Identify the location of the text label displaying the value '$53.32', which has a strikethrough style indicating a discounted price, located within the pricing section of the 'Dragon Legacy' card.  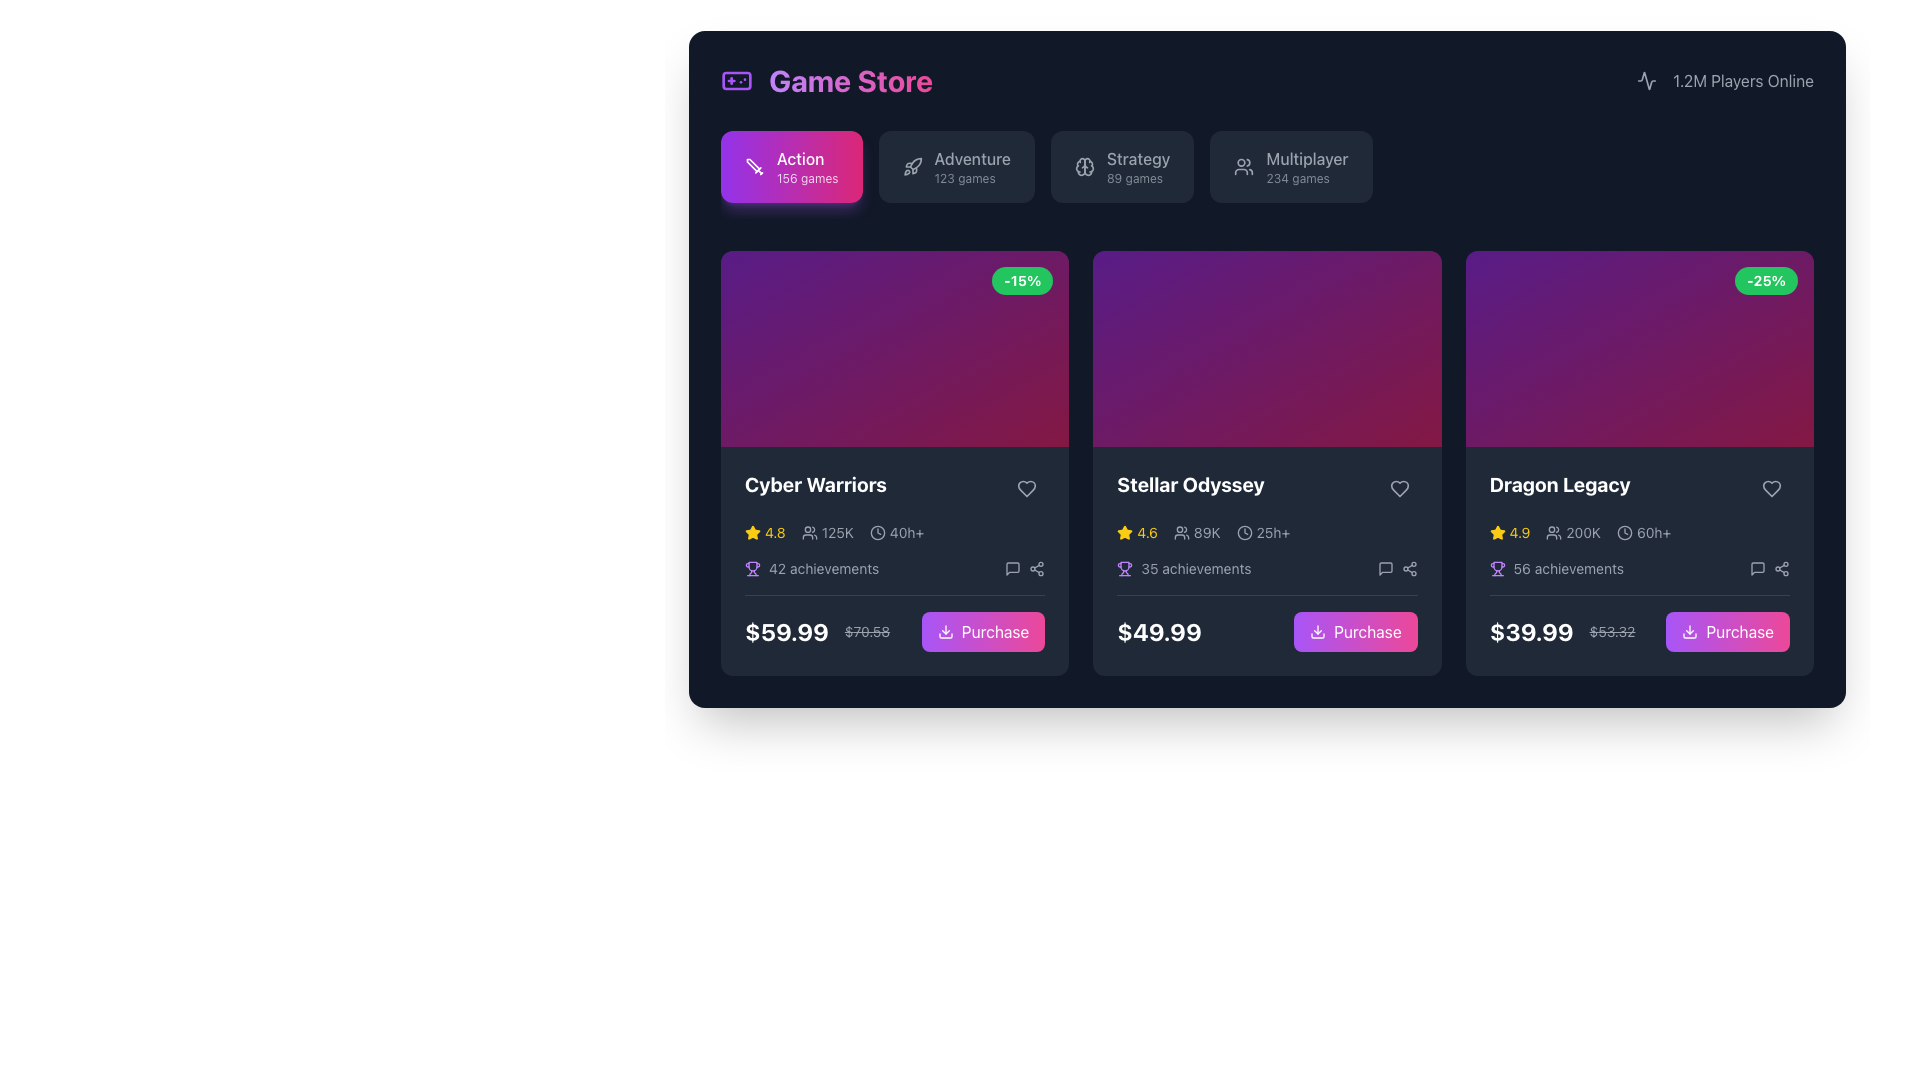
(1612, 631).